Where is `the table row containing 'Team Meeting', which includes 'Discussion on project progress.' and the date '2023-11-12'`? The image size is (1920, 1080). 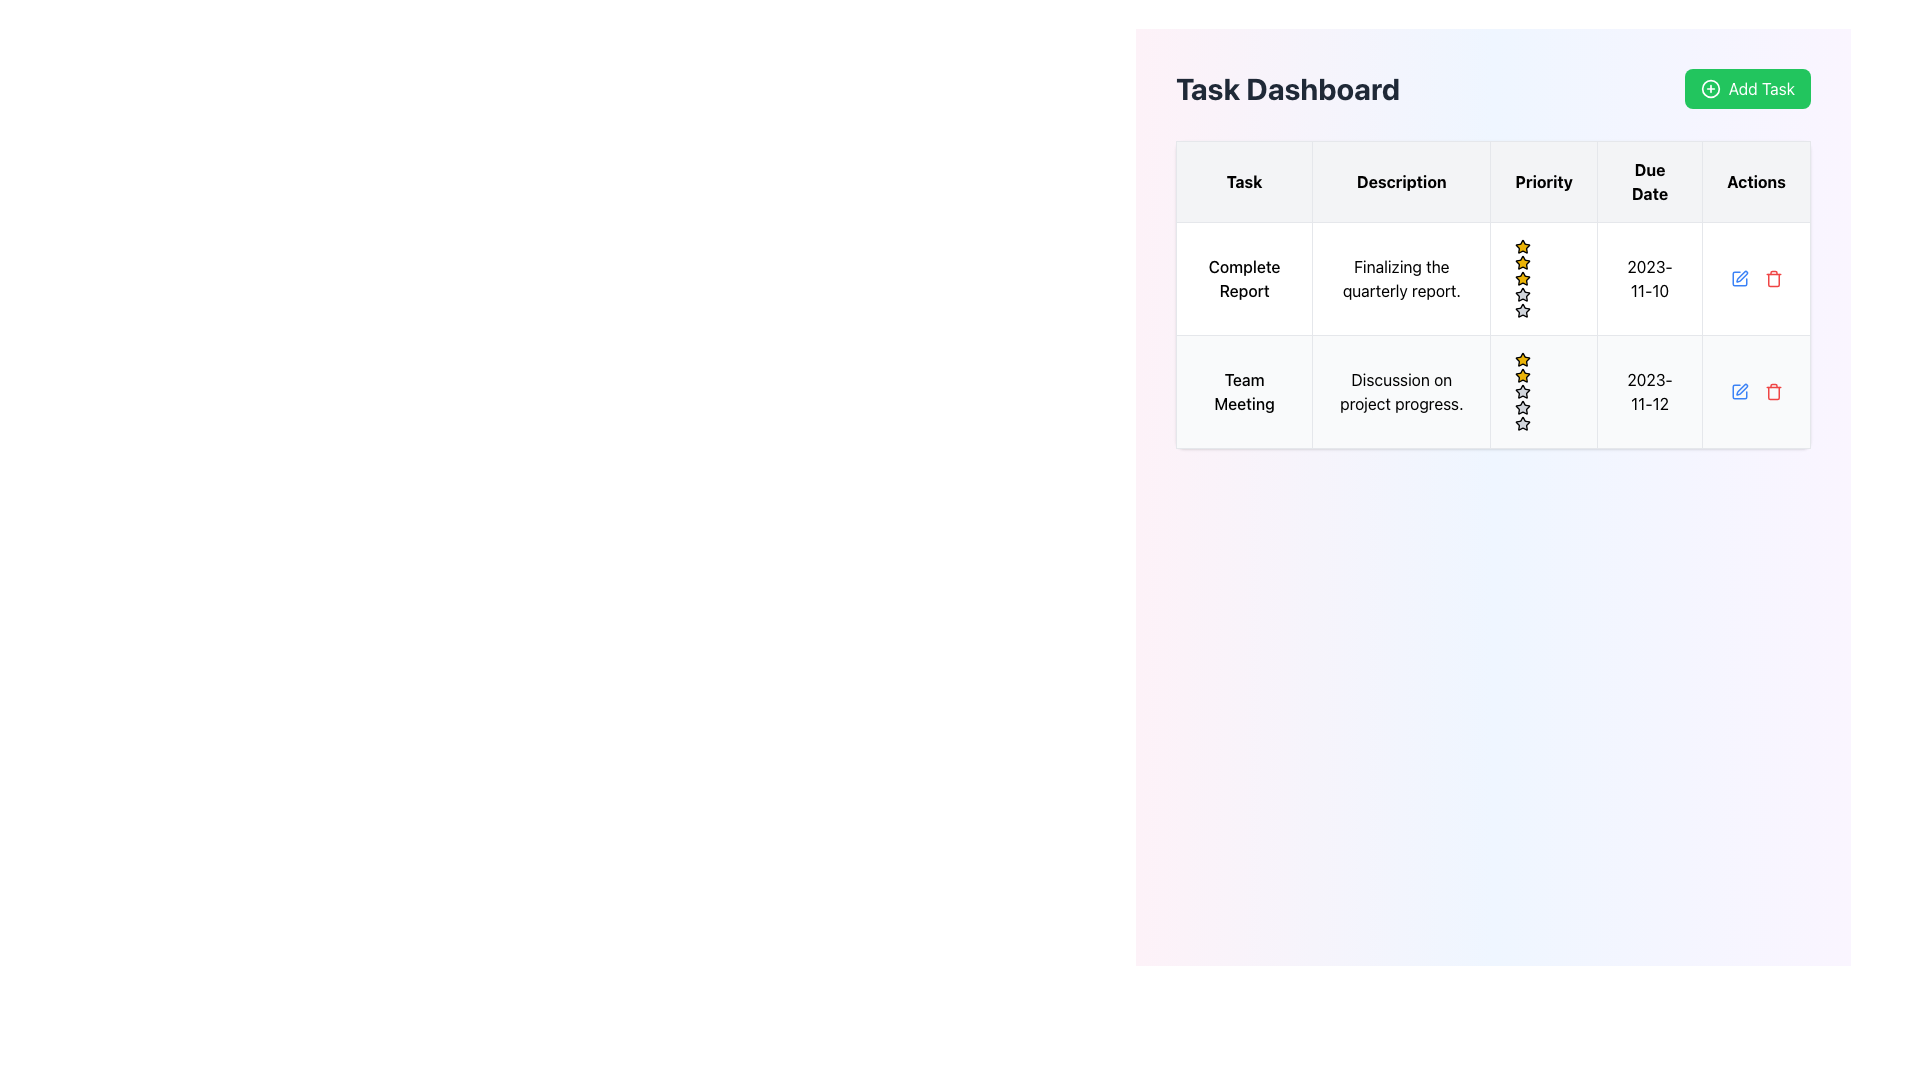
the table row containing 'Team Meeting', which includes 'Discussion on project progress.' and the date '2023-11-12' is located at coordinates (1493, 392).